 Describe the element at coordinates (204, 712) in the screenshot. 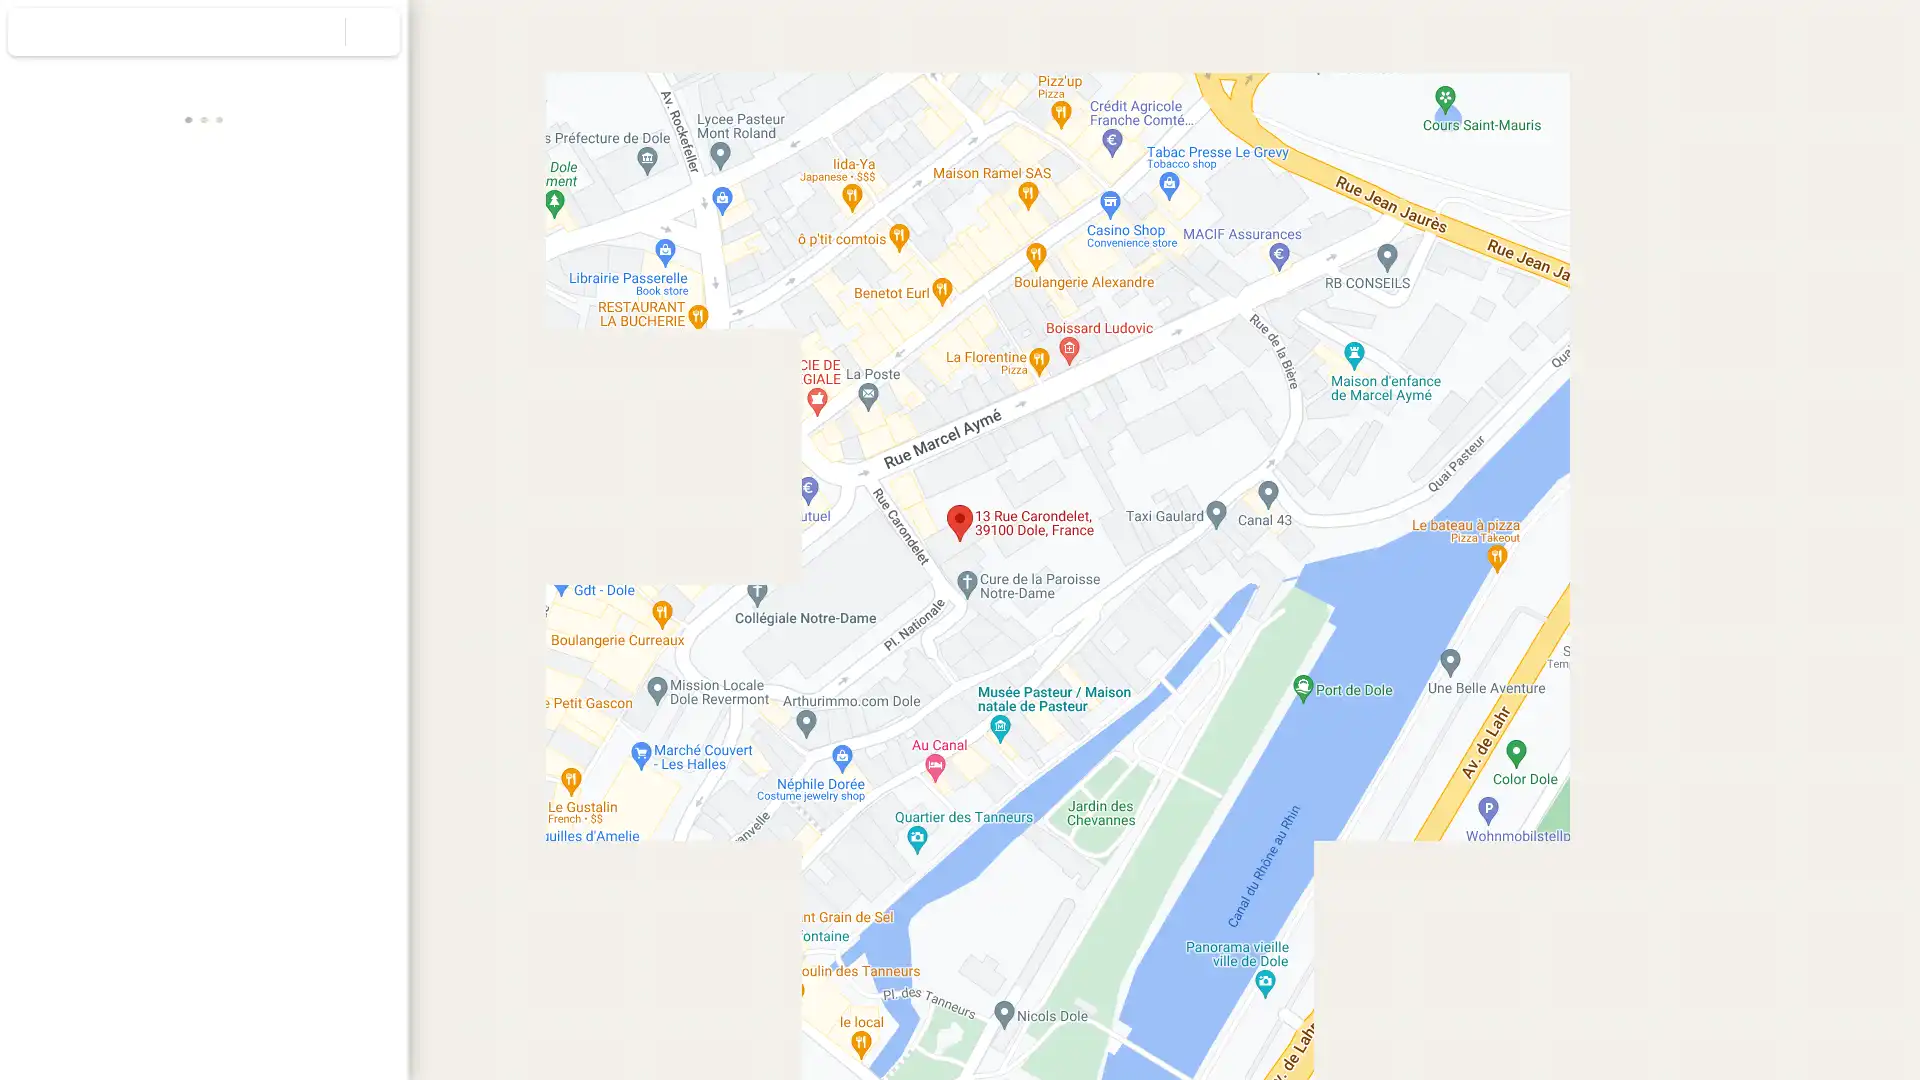

I see `Street View` at that location.